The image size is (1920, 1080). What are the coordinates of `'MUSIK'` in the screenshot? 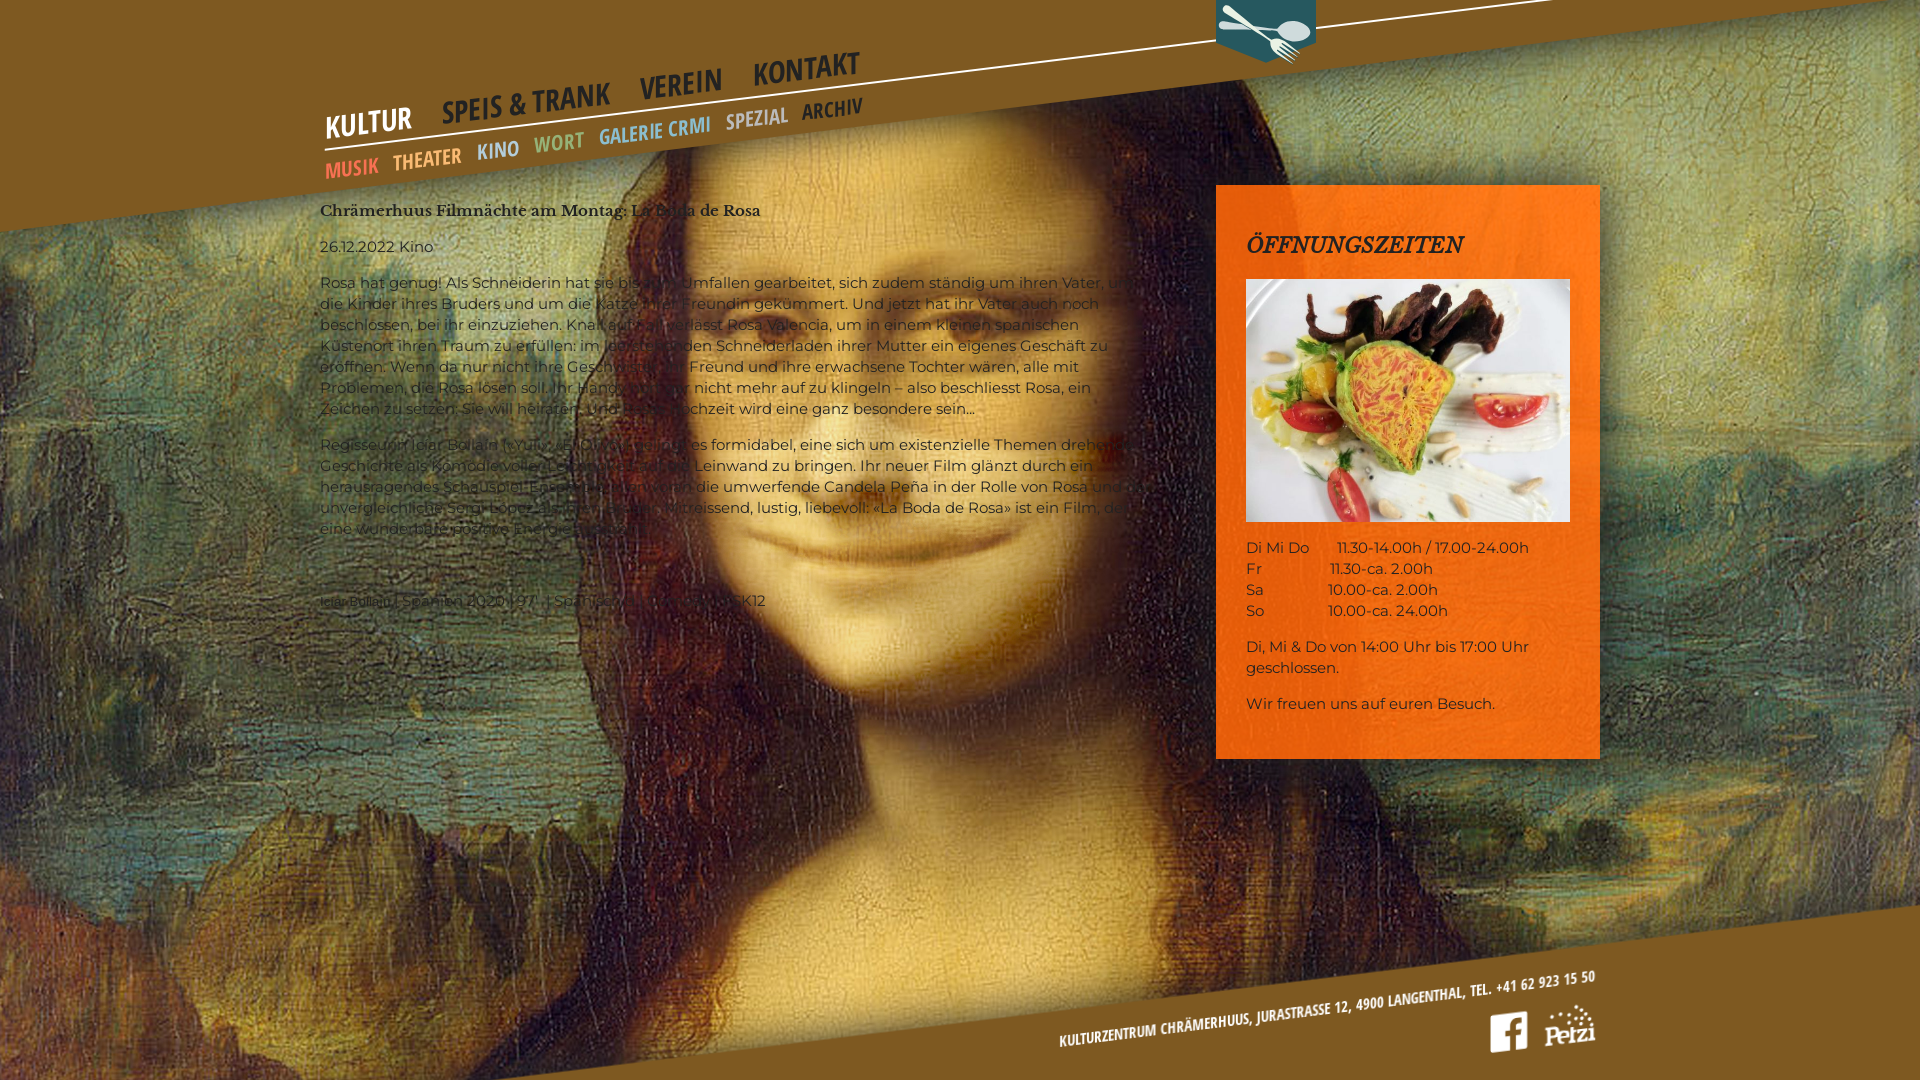 It's located at (351, 163).